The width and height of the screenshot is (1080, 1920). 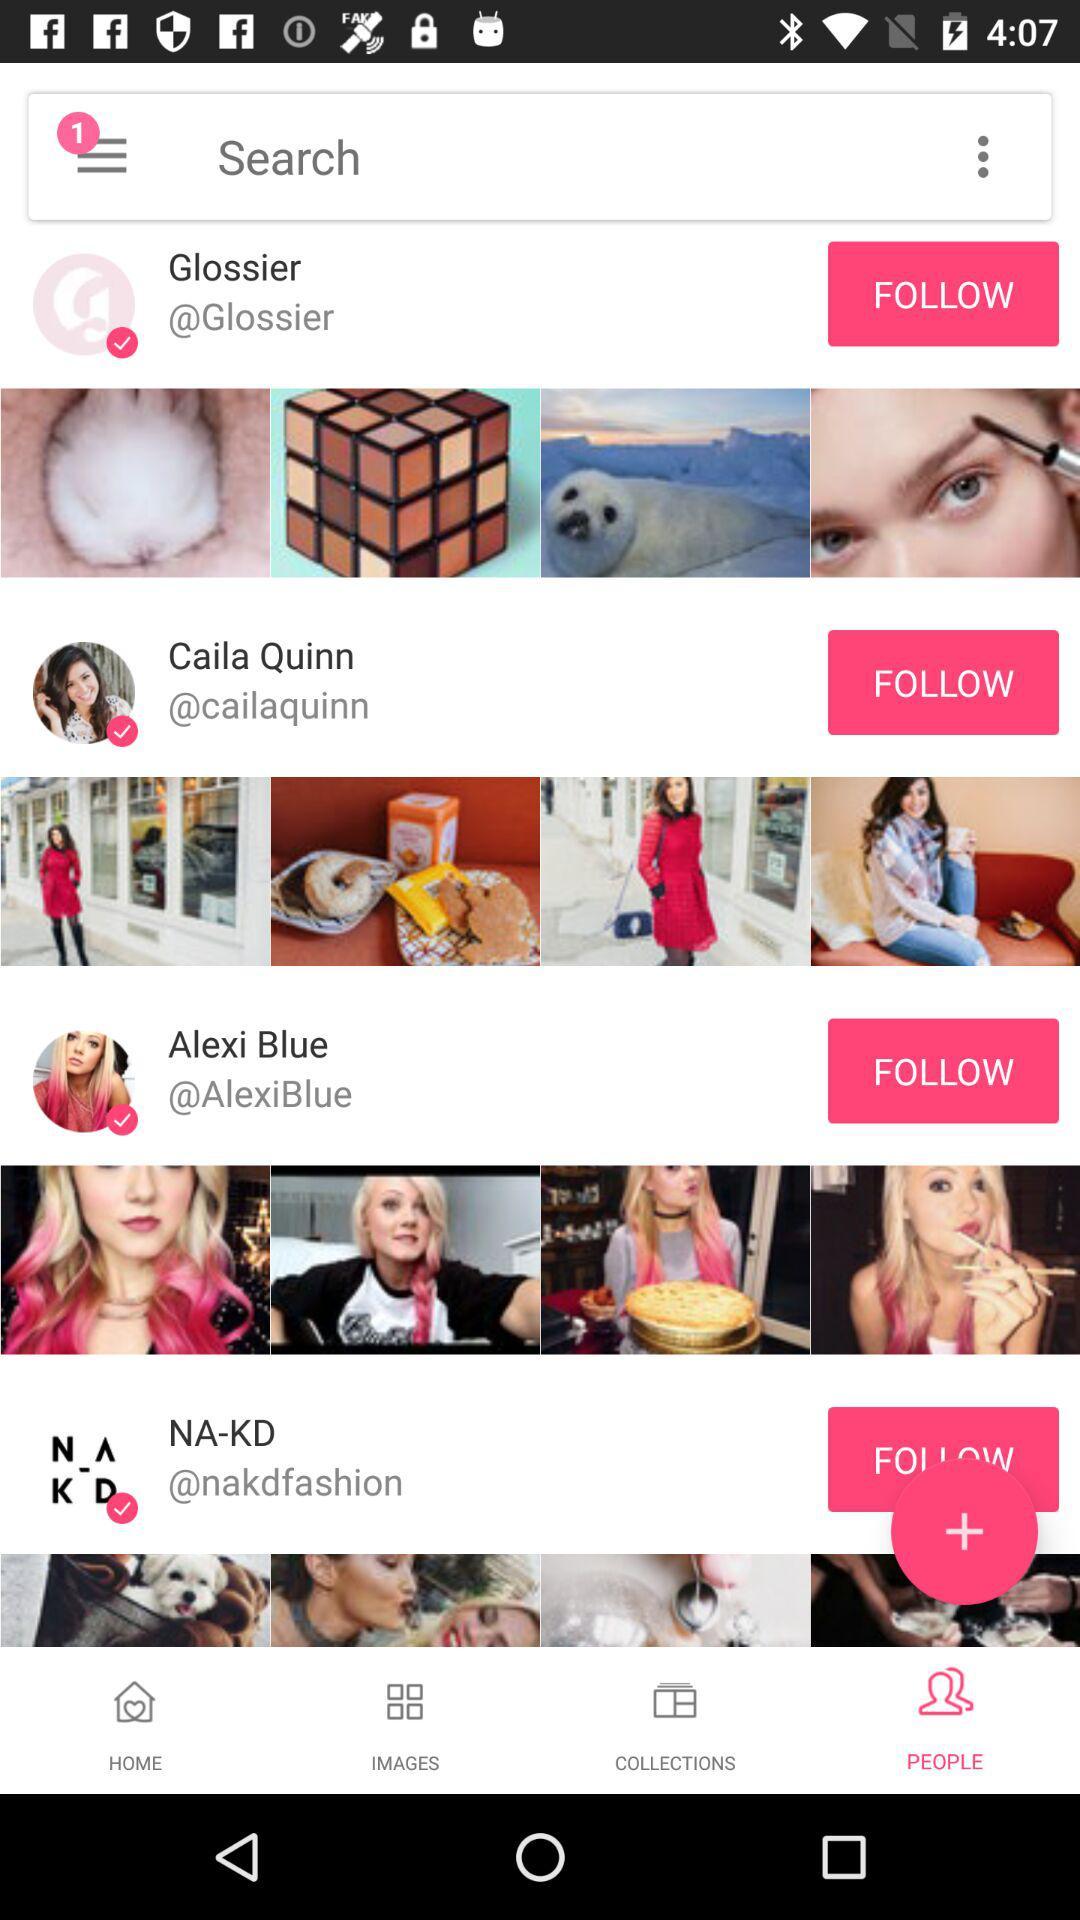 What do you see at coordinates (982, 155) in the screenshot?
I see `search options` at bounding box center [982, 155].